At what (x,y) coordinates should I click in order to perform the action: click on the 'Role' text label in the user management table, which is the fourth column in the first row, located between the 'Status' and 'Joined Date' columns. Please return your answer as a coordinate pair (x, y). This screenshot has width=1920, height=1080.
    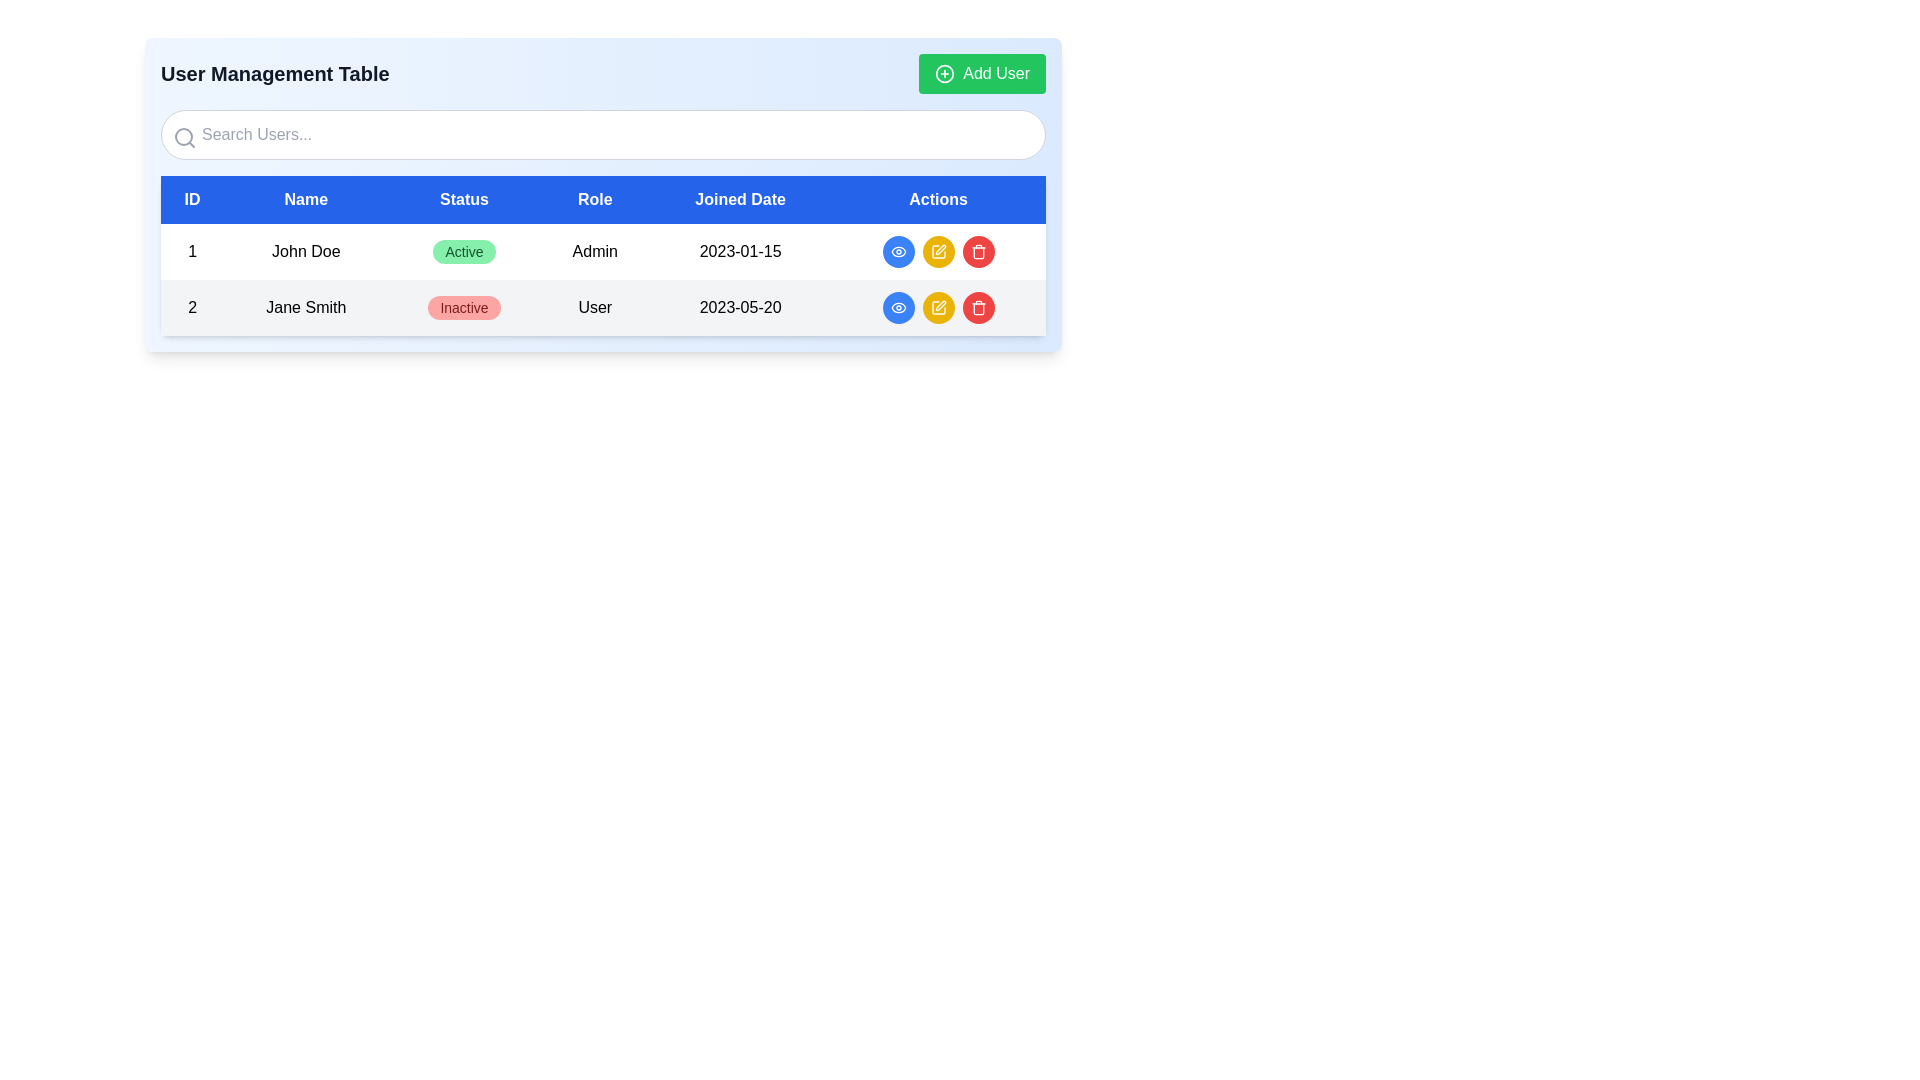
    Looking at the image, I should click on (594, 250).